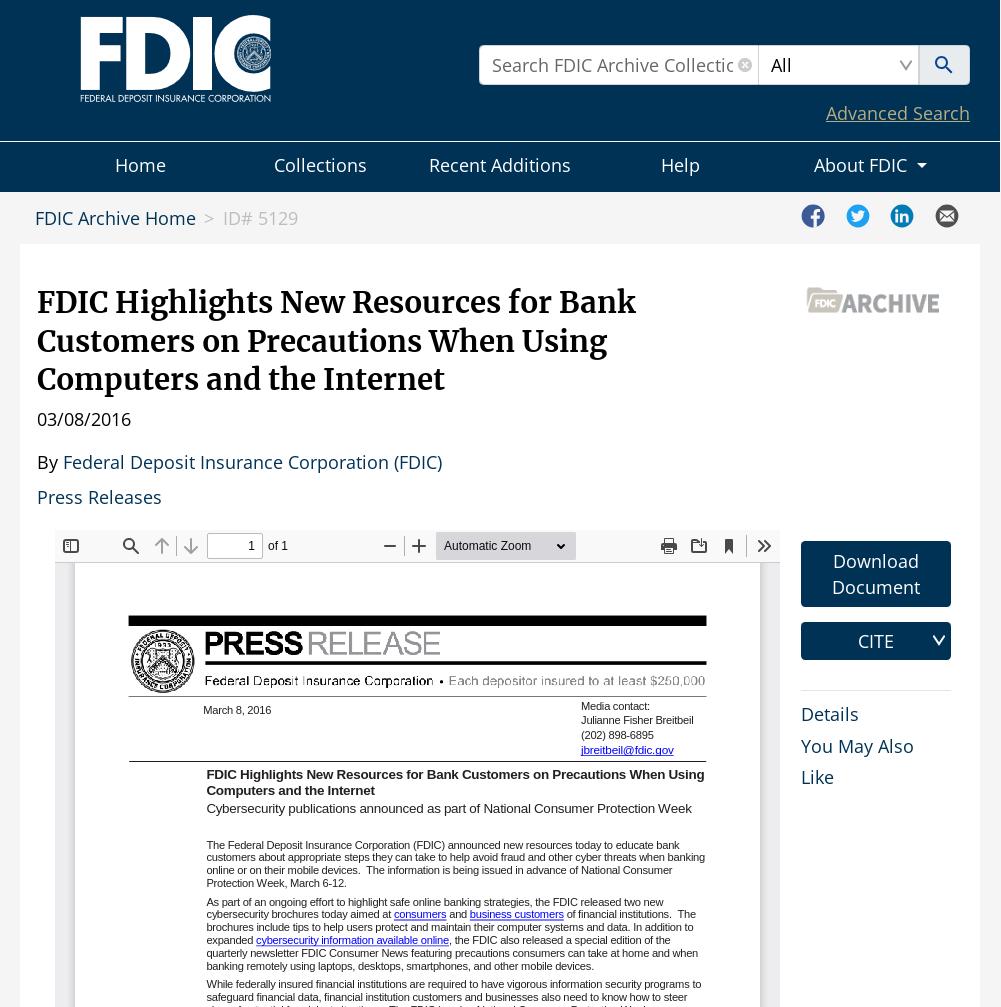  I want to click on 'CITE', so click(875, 639).